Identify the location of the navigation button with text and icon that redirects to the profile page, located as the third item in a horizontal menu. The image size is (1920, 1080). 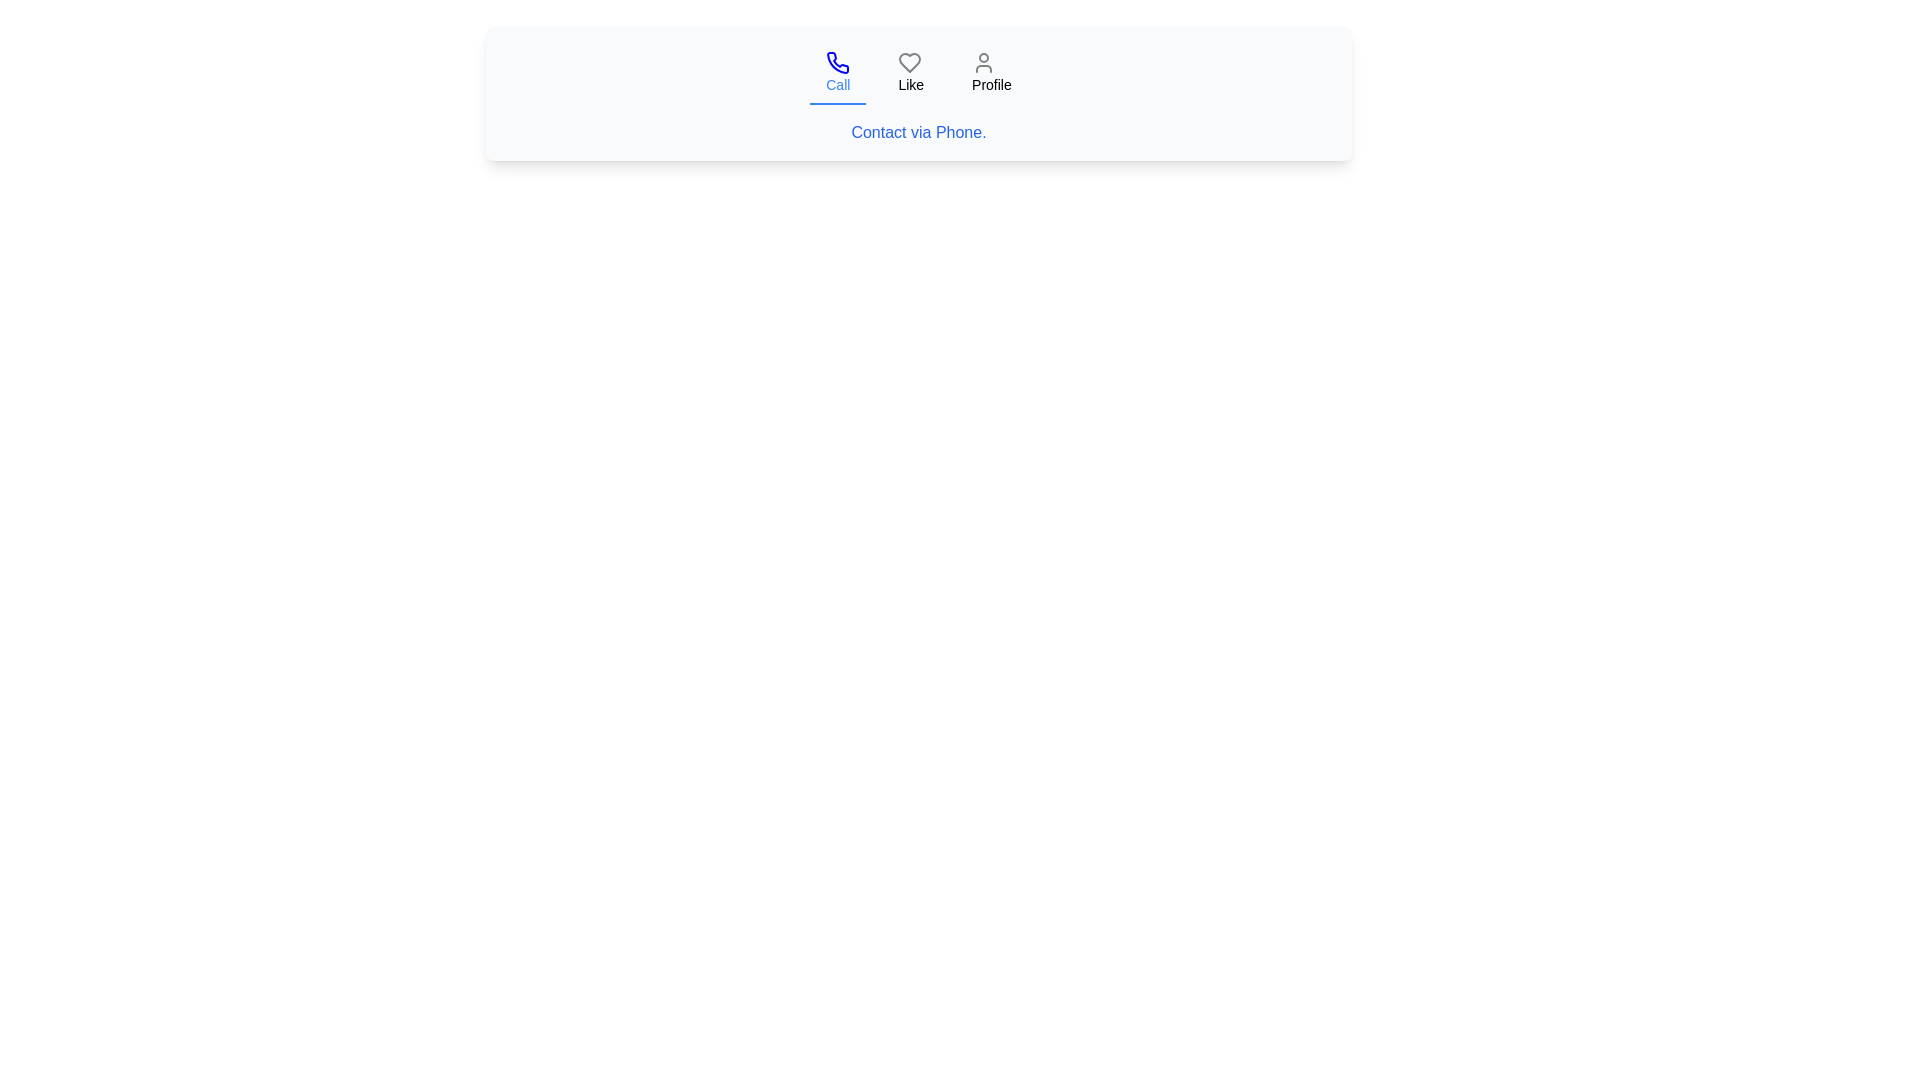
(991, 72).